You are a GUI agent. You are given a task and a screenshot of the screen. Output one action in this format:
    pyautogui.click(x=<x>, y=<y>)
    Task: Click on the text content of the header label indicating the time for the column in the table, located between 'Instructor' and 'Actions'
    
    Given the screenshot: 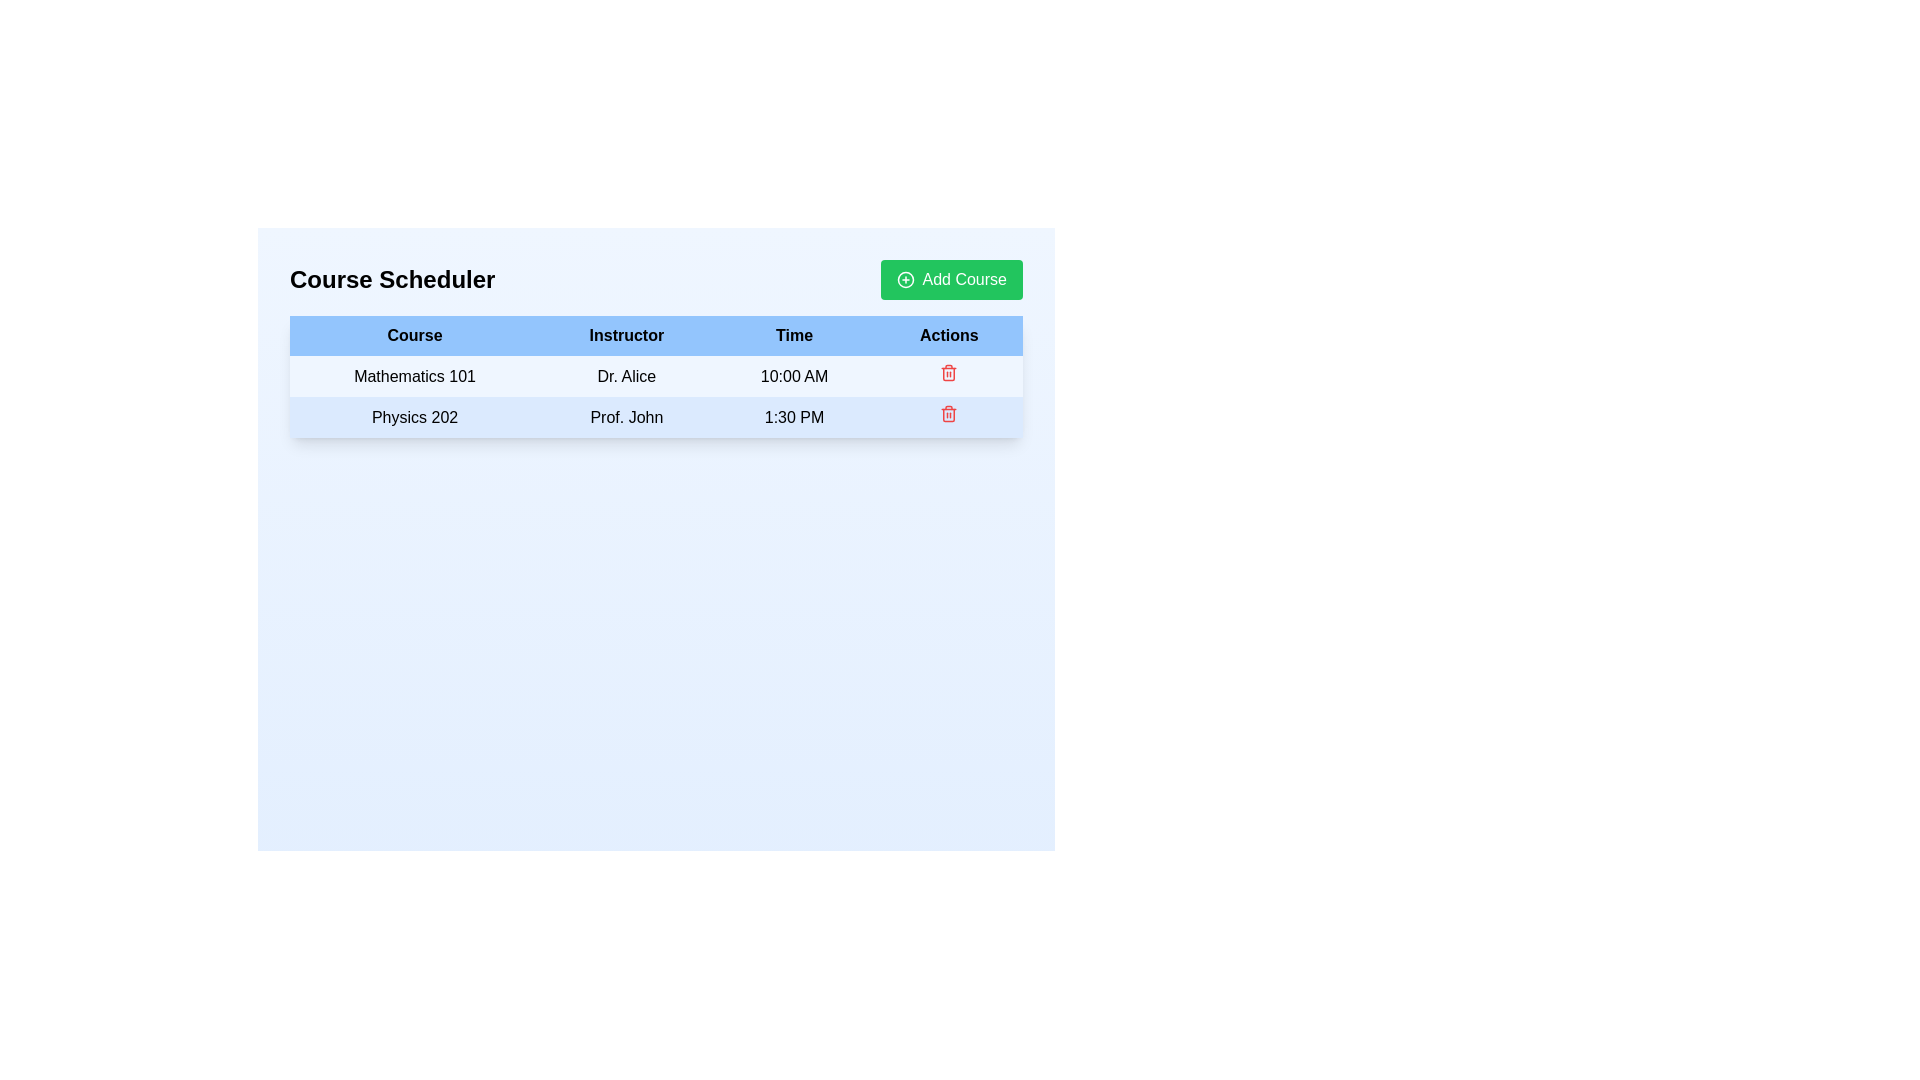 What is the action you would take?
    pyautogui.click(x=793, y=334)
    